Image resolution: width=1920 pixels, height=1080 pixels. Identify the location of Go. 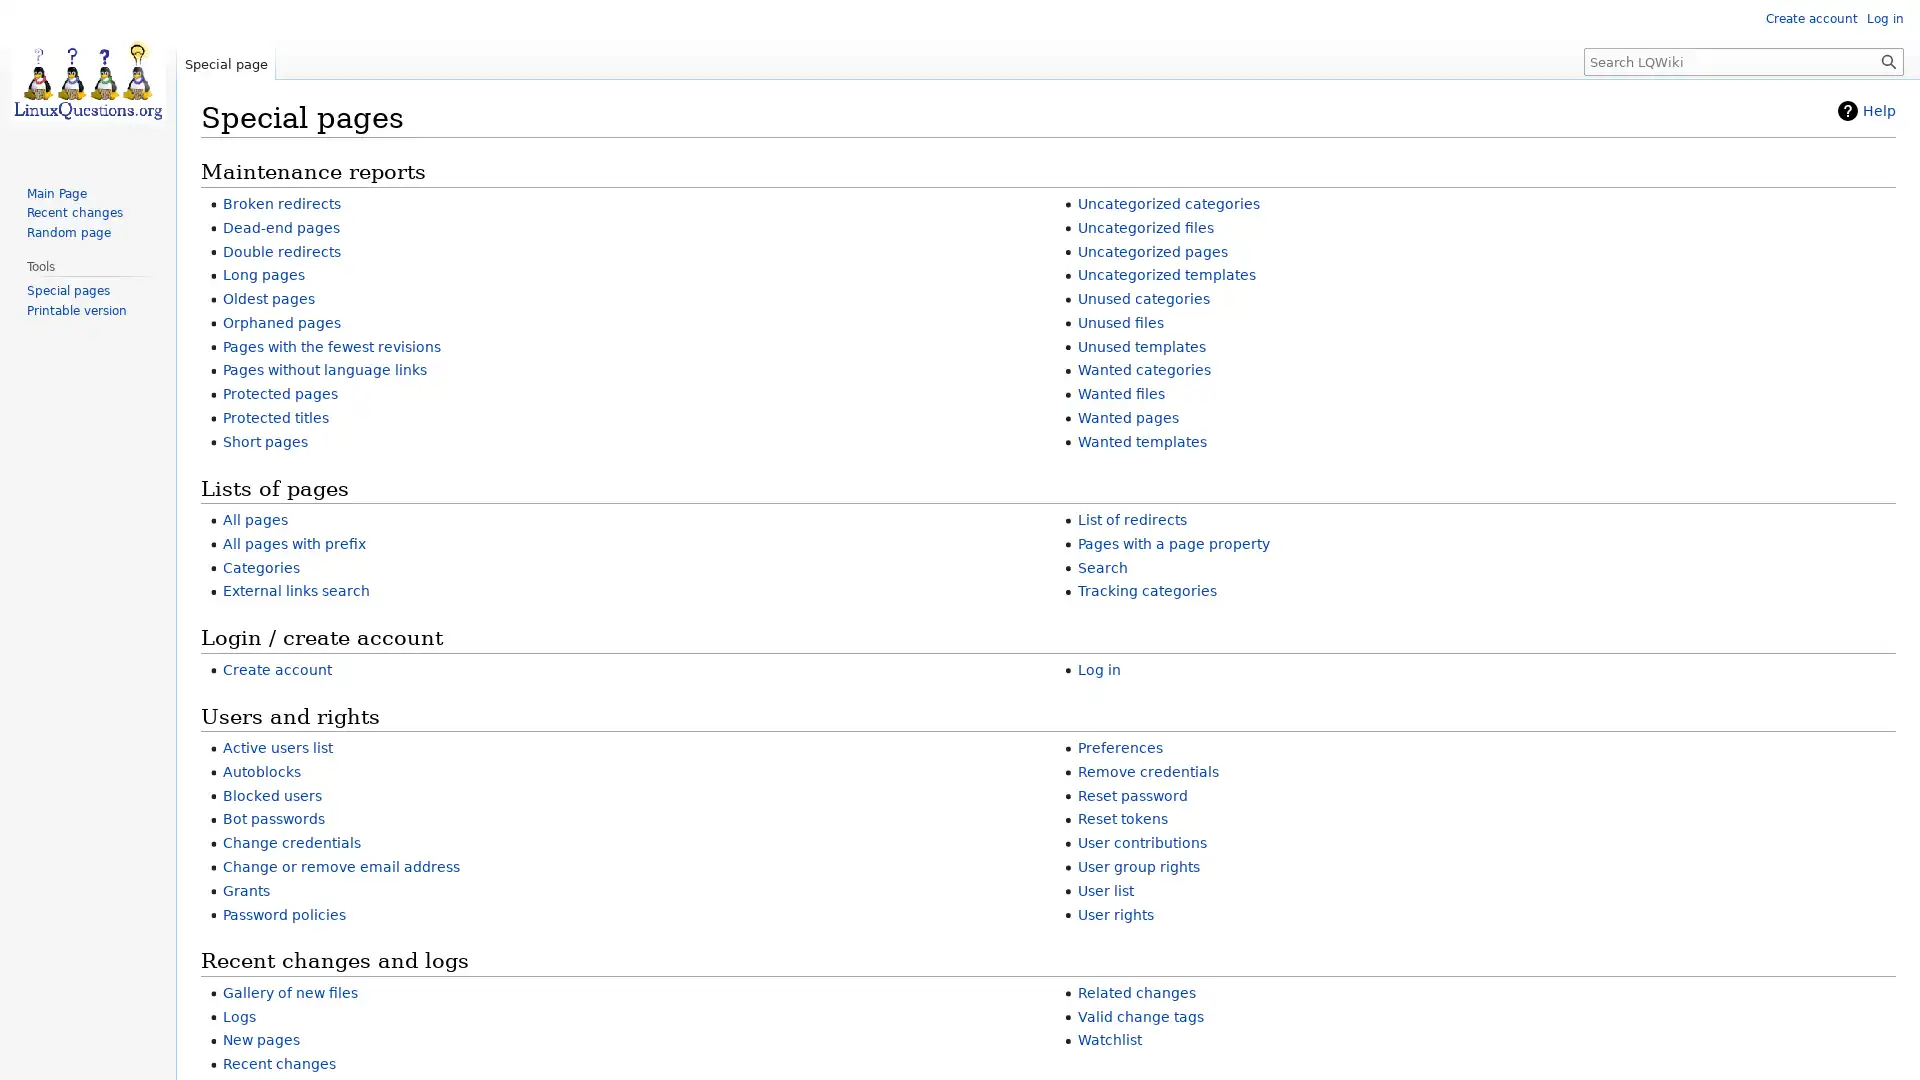
(1888, 60).